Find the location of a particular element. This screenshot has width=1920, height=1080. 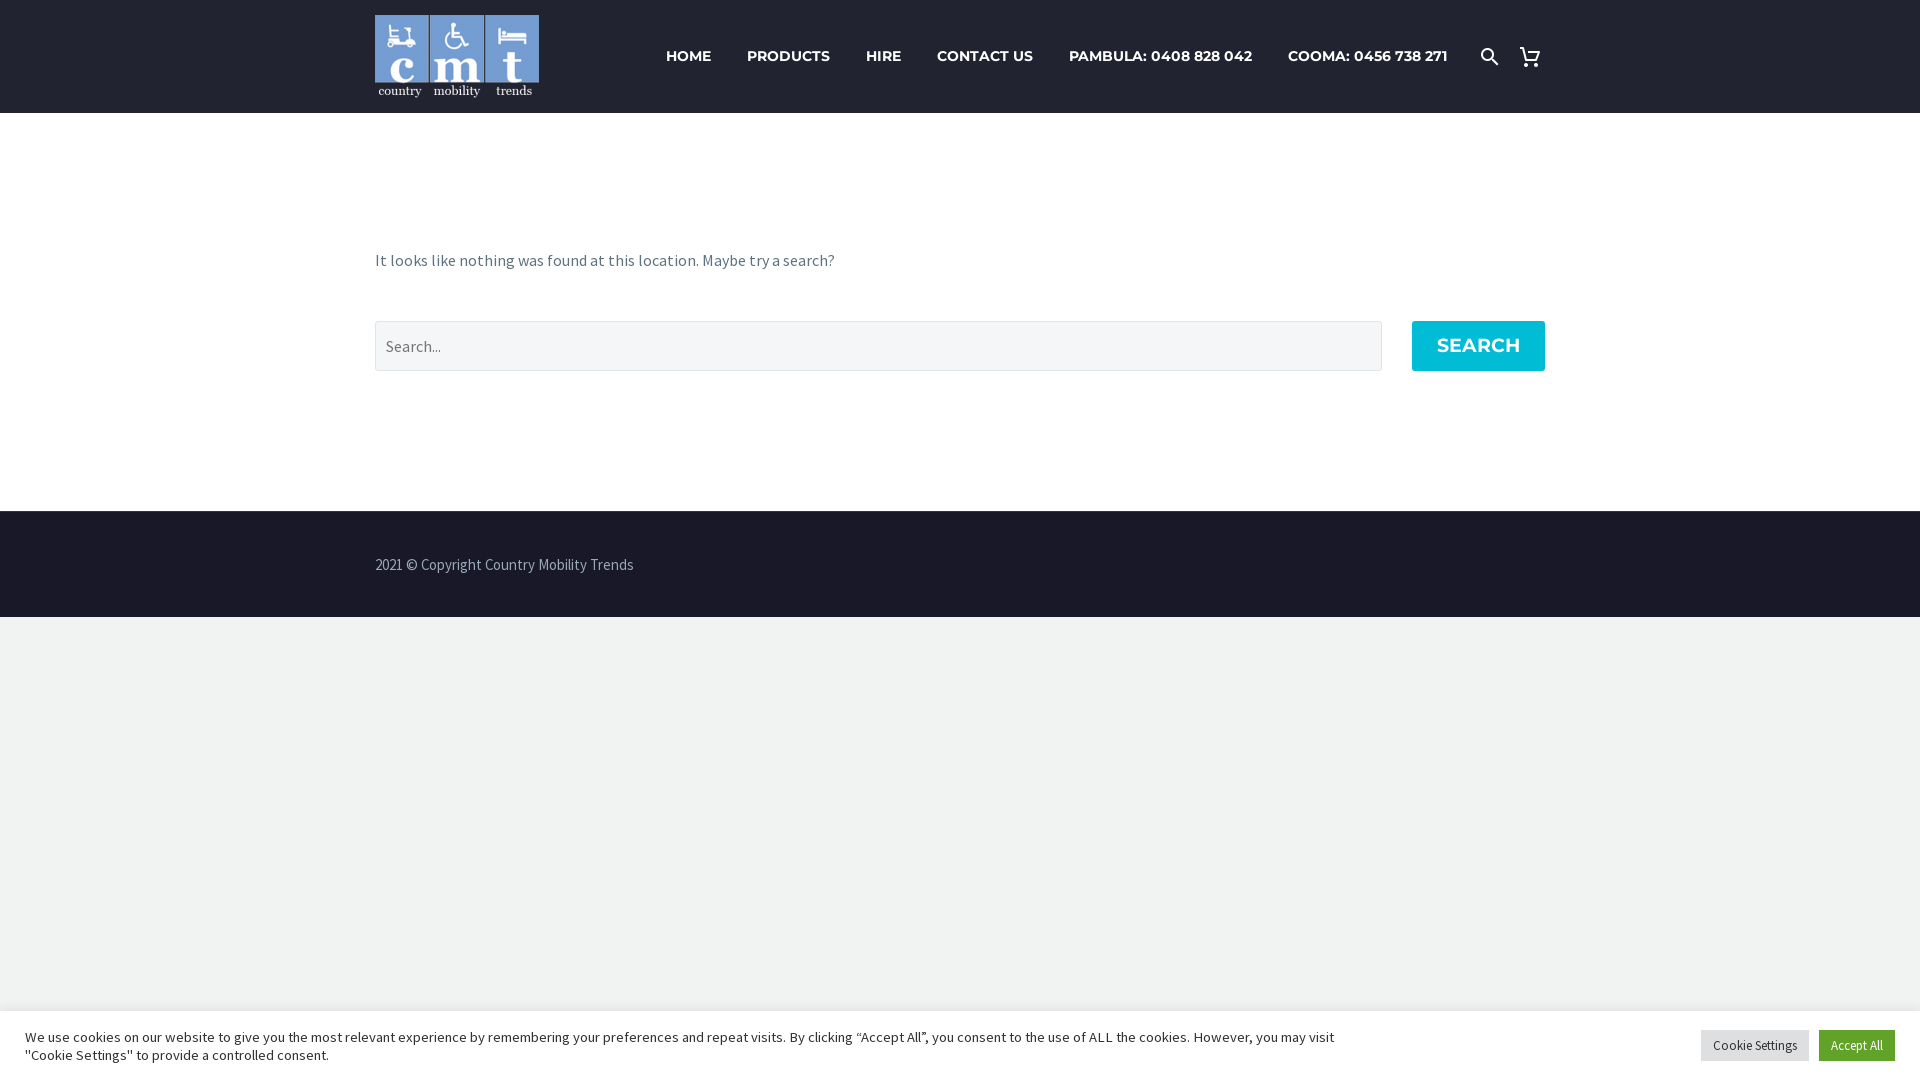

'SEARCH' is located at coordinates (1478, 345).